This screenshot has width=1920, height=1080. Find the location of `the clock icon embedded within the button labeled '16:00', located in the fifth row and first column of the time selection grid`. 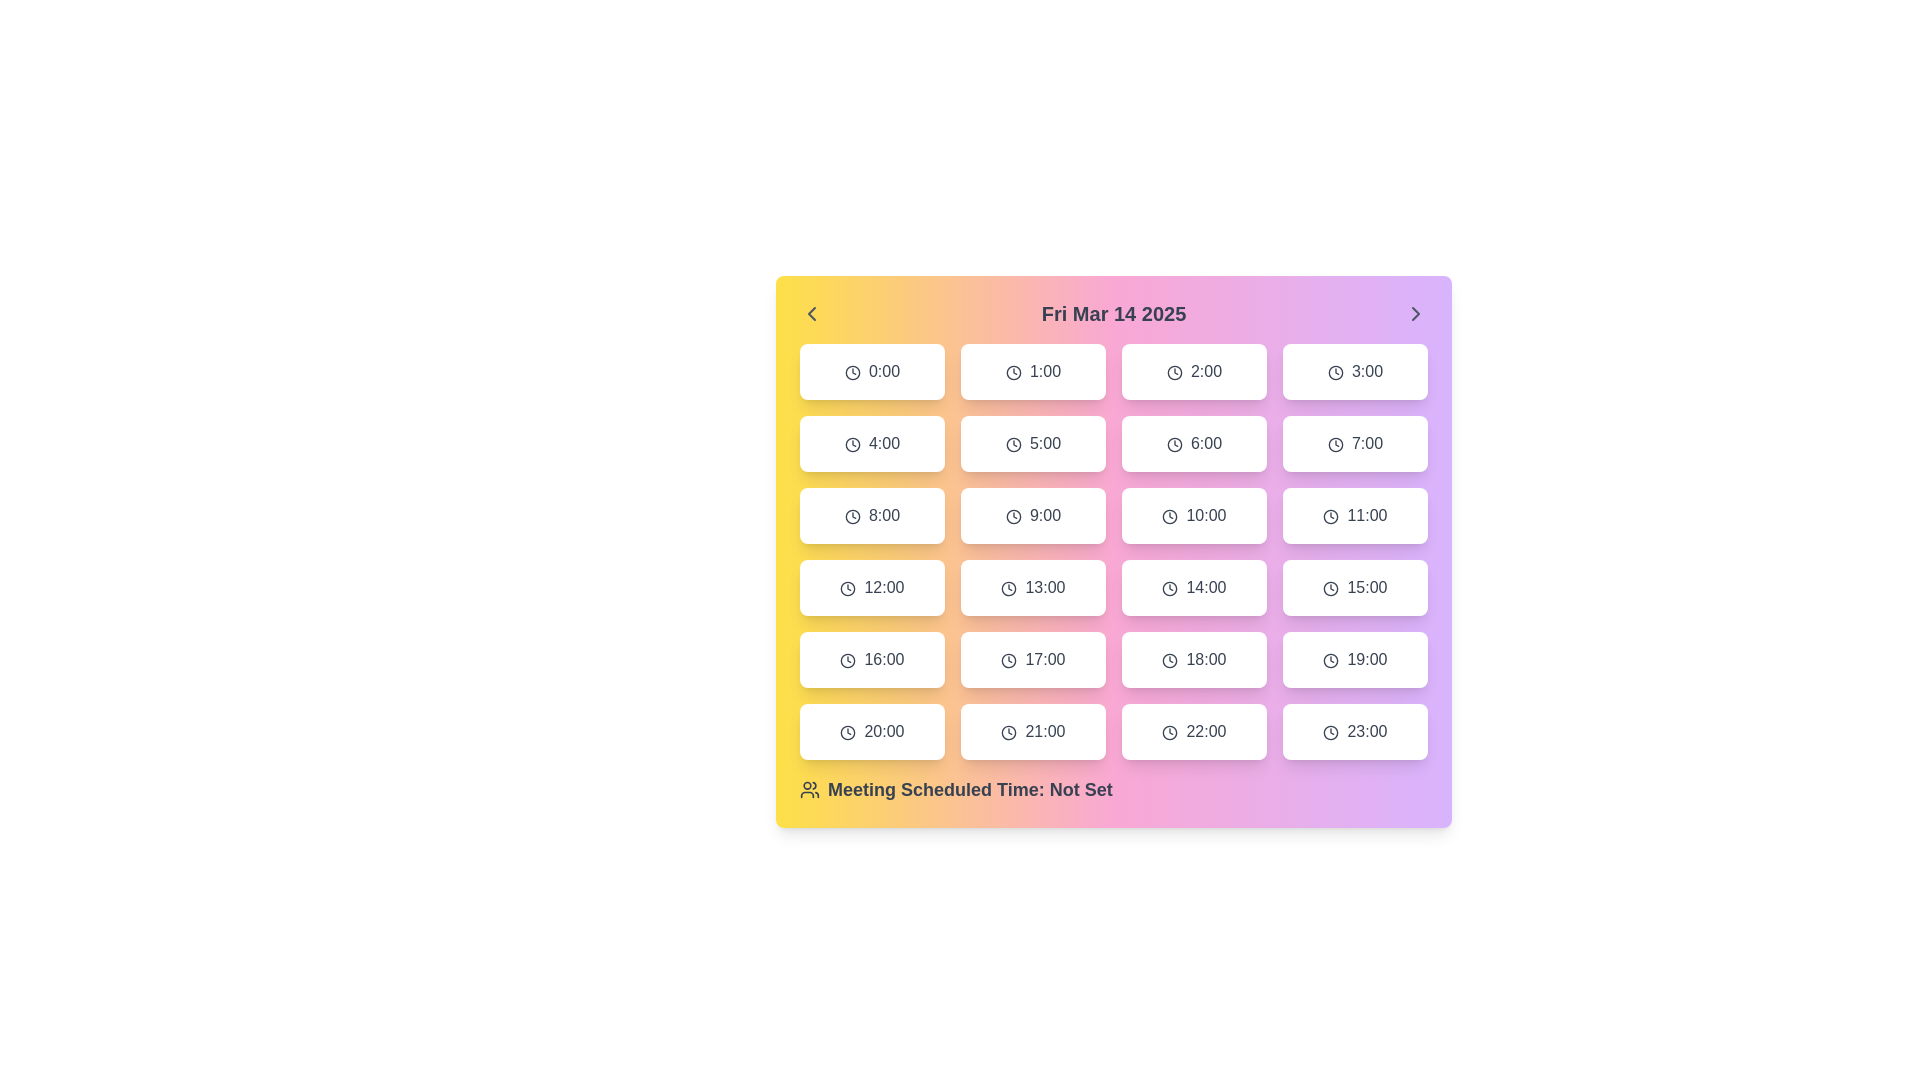

the clock icon embedded within the button labeled '16:00', located in the fifth row and first column of the time selection grid is located at coordinates (848, 660).